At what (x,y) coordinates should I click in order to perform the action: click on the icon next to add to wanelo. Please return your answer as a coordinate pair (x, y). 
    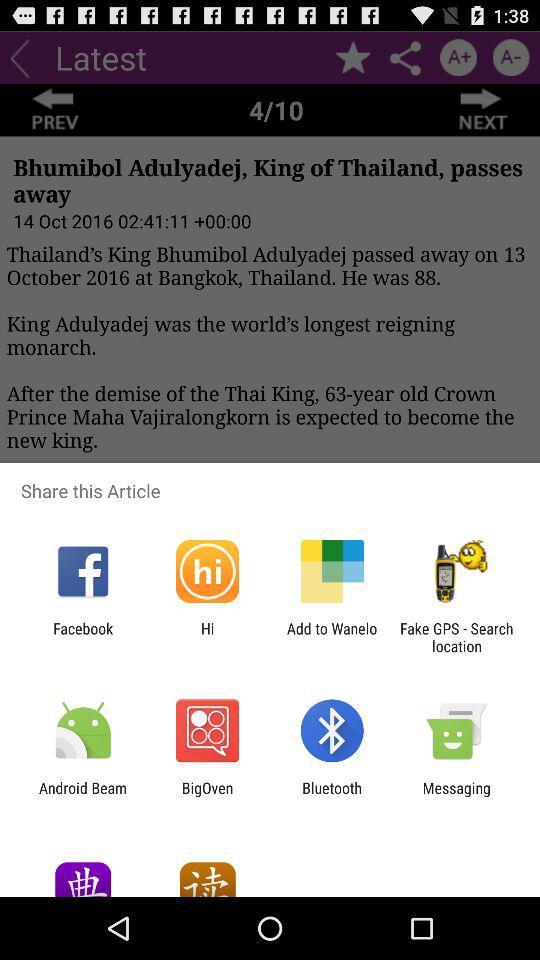
    Looking at the image, I should click on (456, 636).